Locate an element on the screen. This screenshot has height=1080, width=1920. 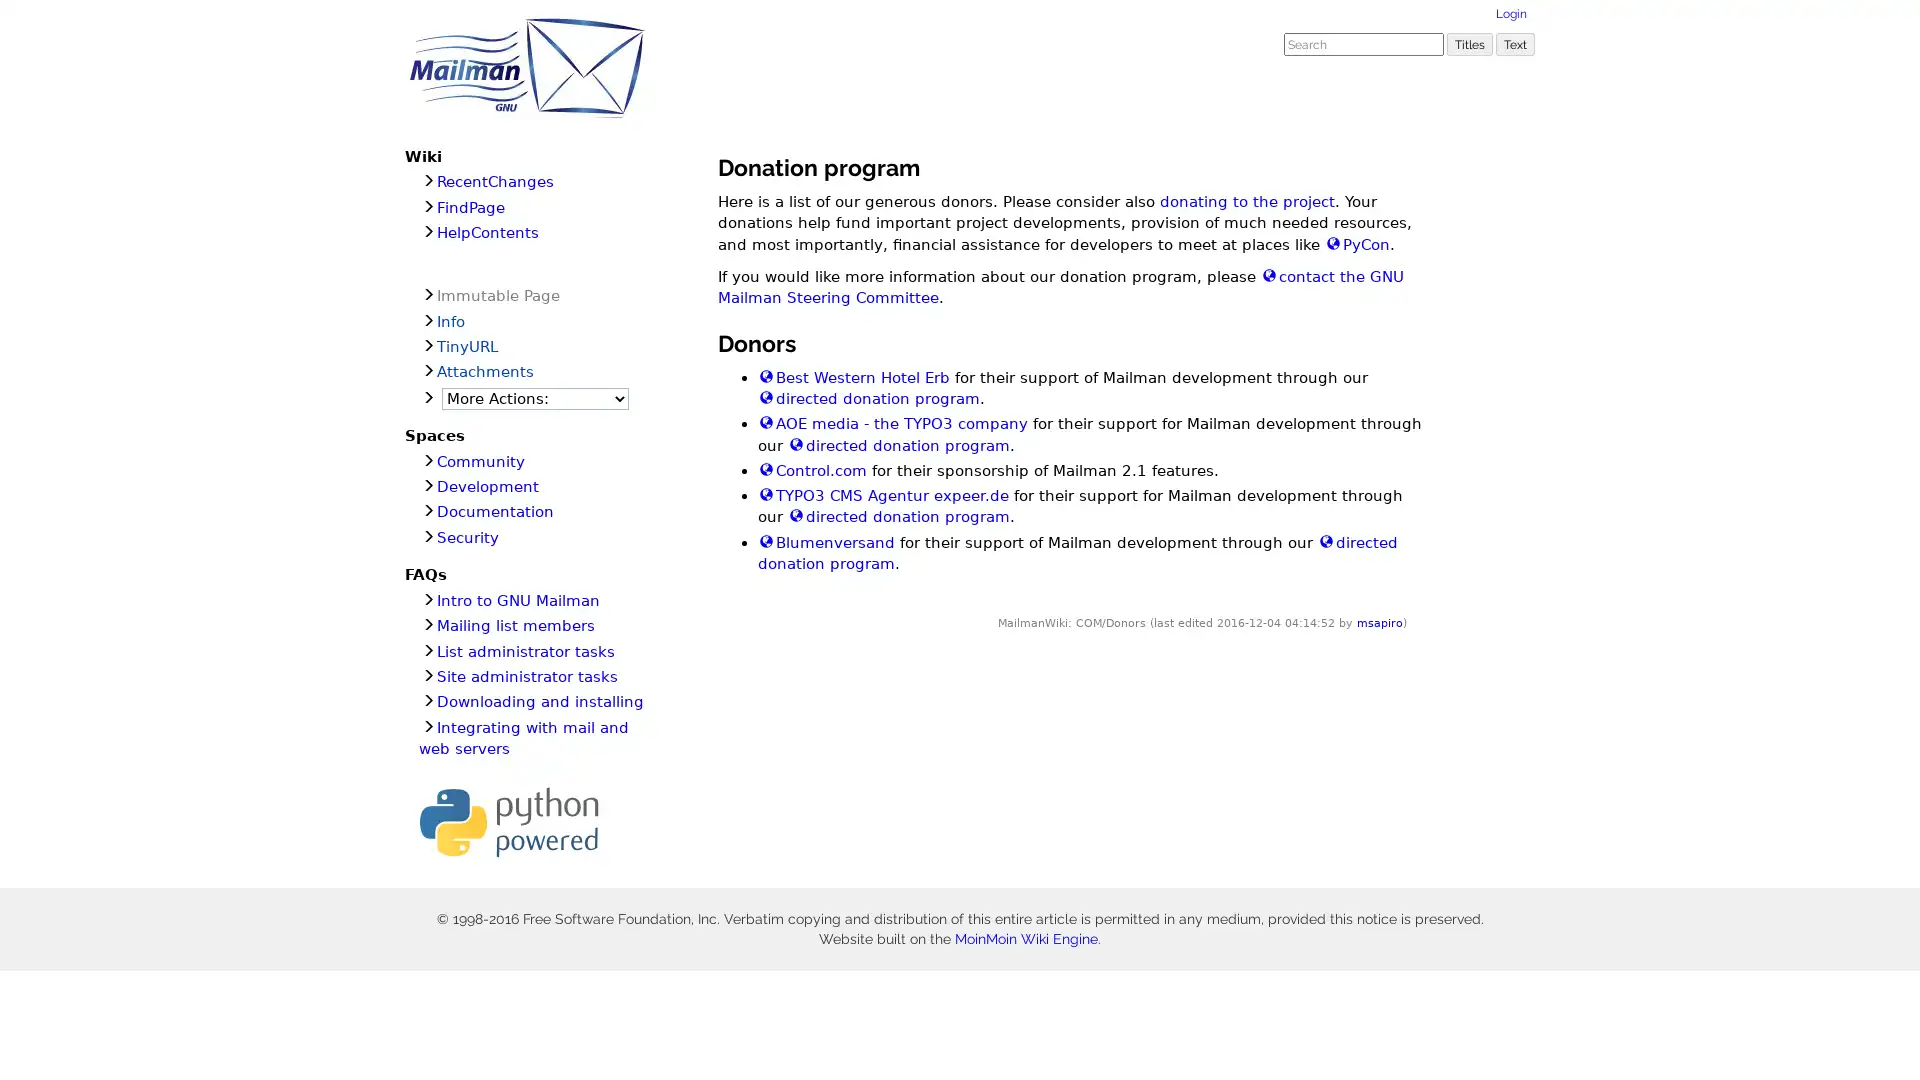
Titles is located at coordinates (1469, 43).